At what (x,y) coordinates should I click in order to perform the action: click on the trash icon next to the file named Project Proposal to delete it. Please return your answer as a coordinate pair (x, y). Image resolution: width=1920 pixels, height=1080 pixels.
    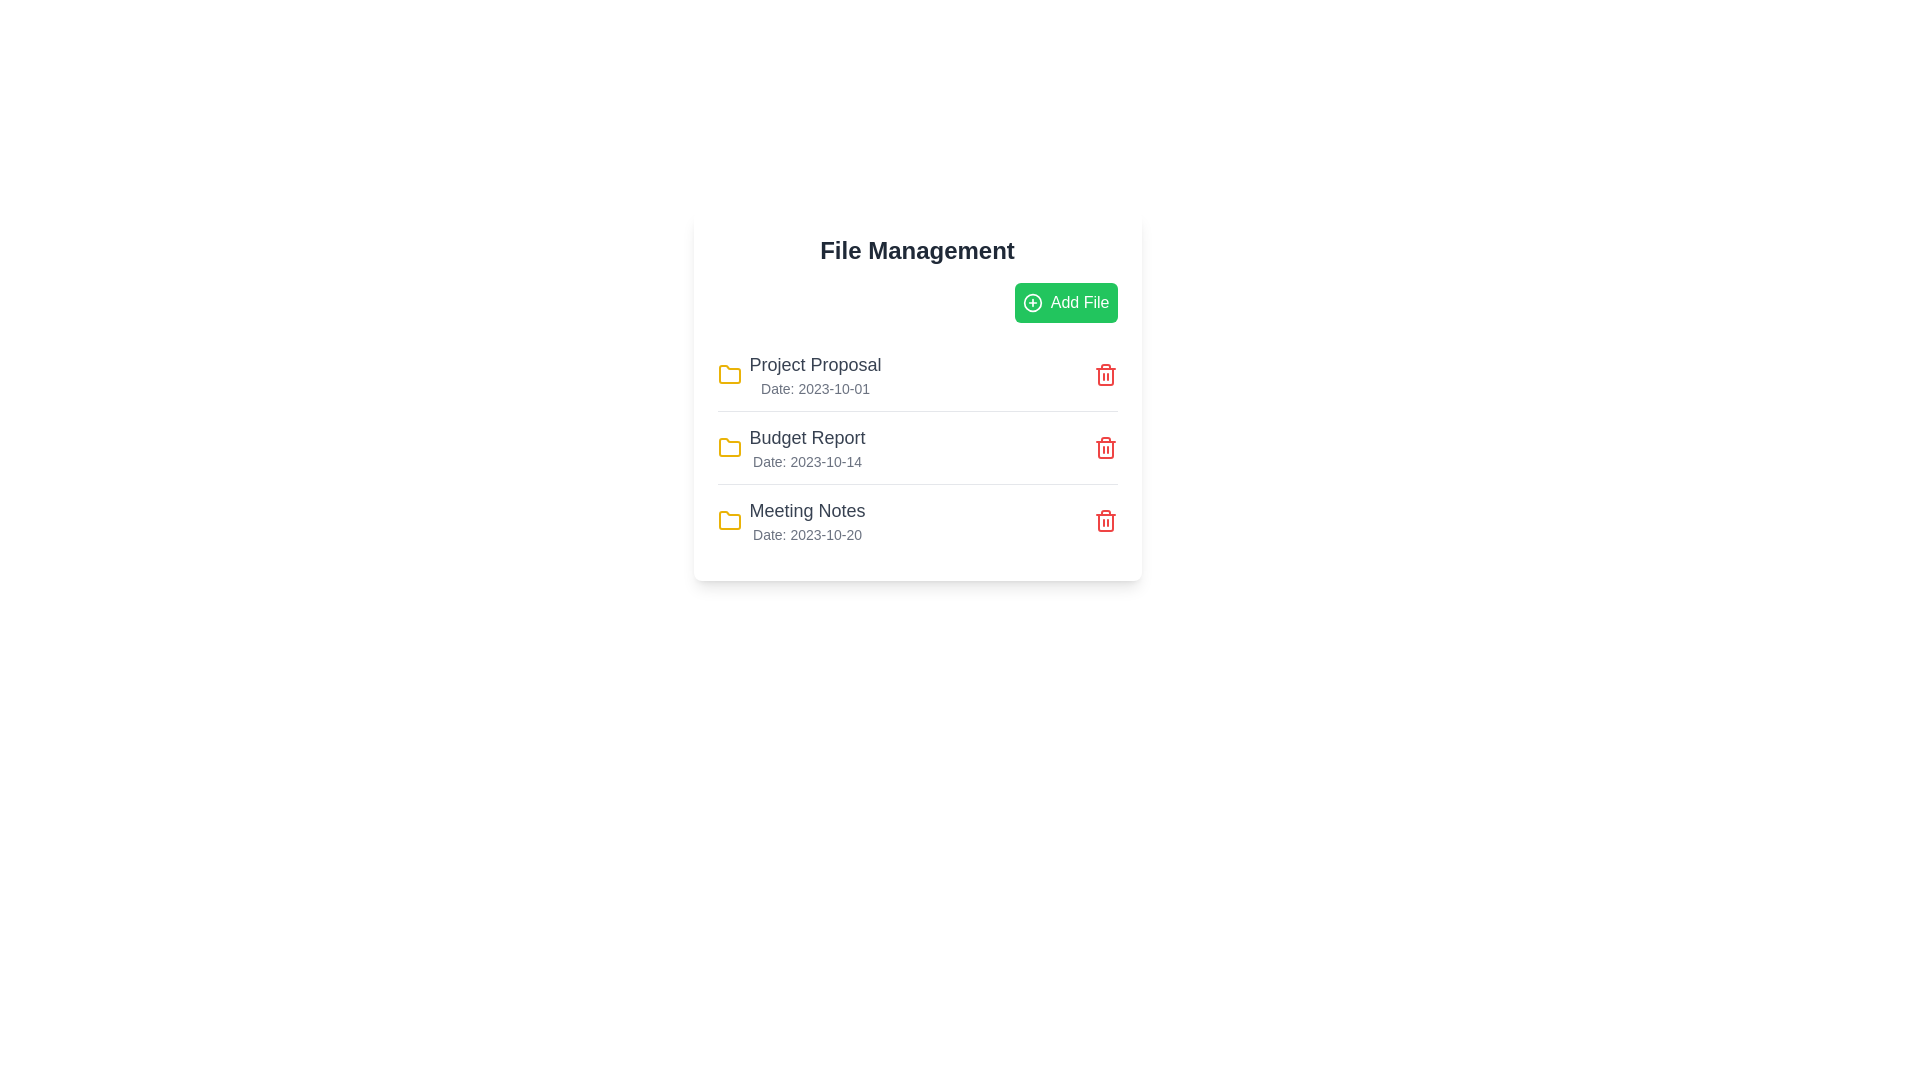
    Looking at the image, I should click on (1104, 374).